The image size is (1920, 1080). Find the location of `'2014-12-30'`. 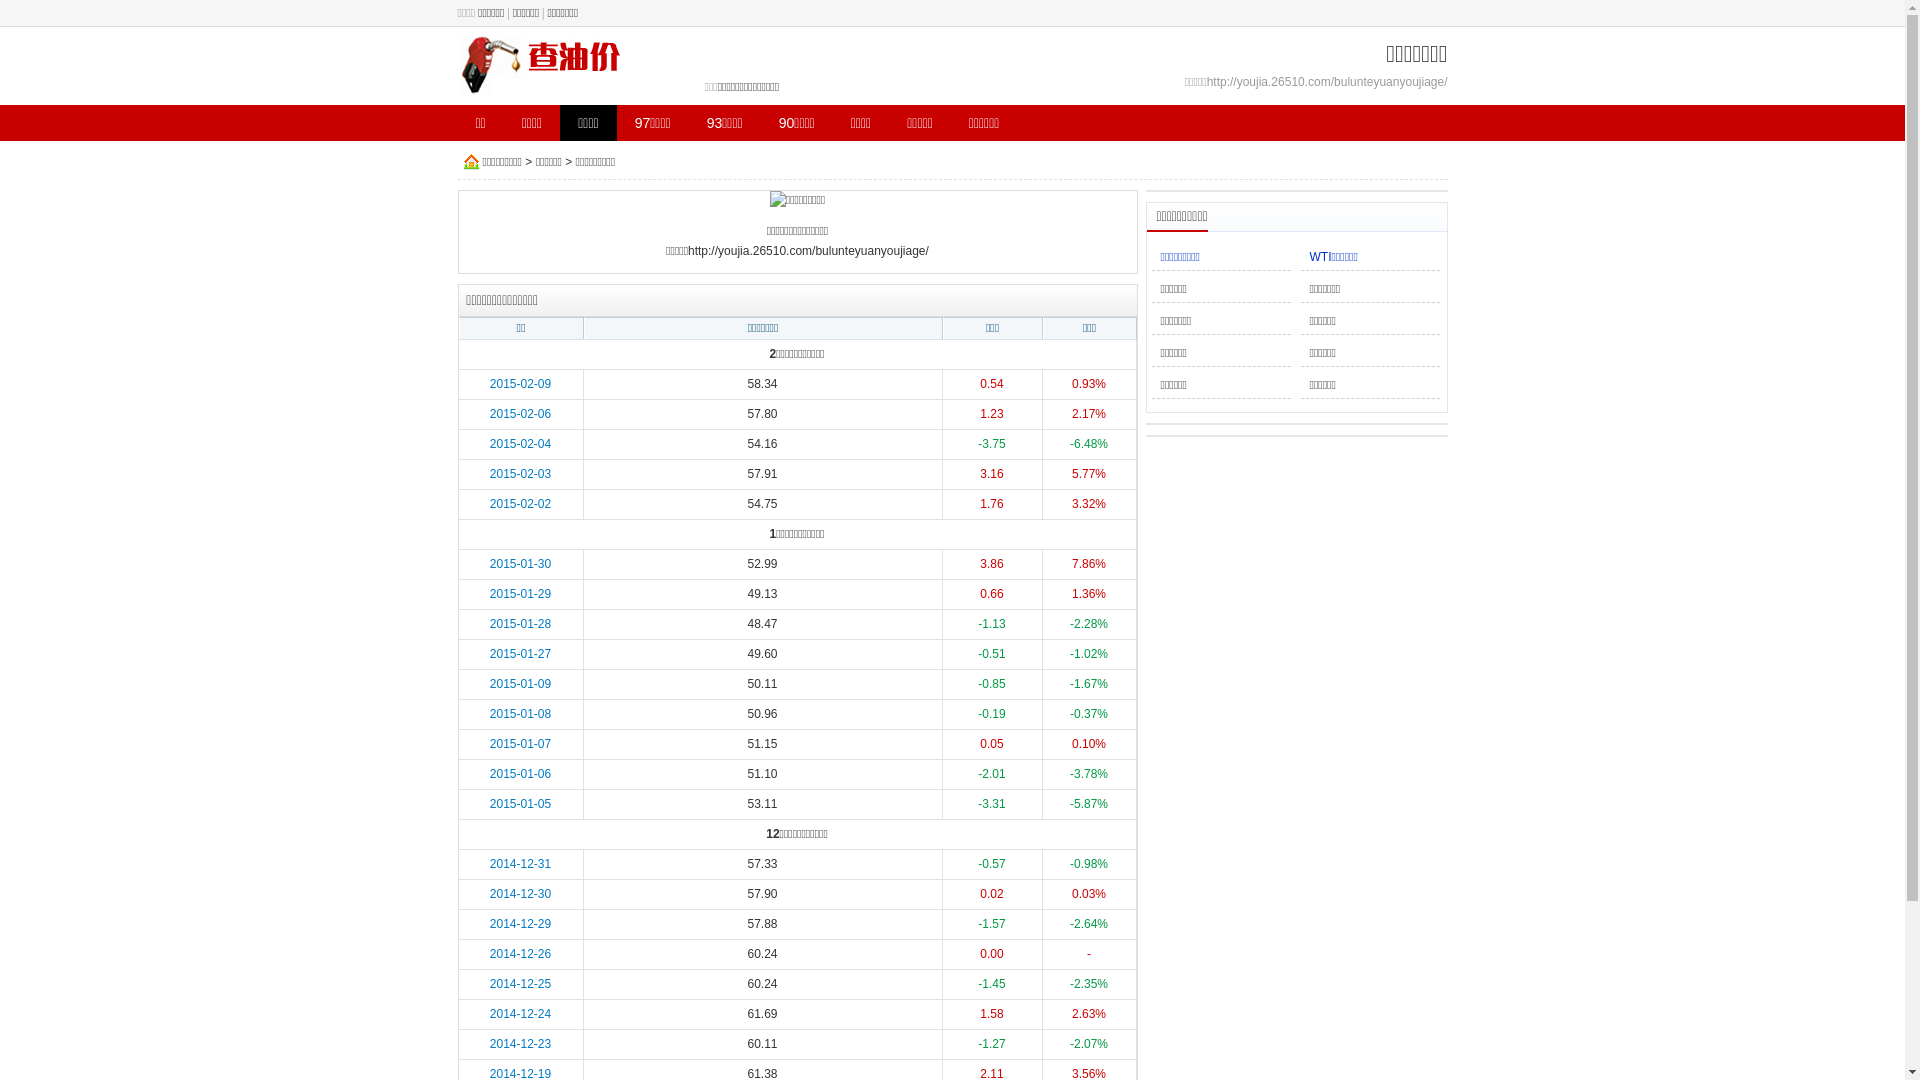

'2014-12-30' is located at coordinates (489, 893).